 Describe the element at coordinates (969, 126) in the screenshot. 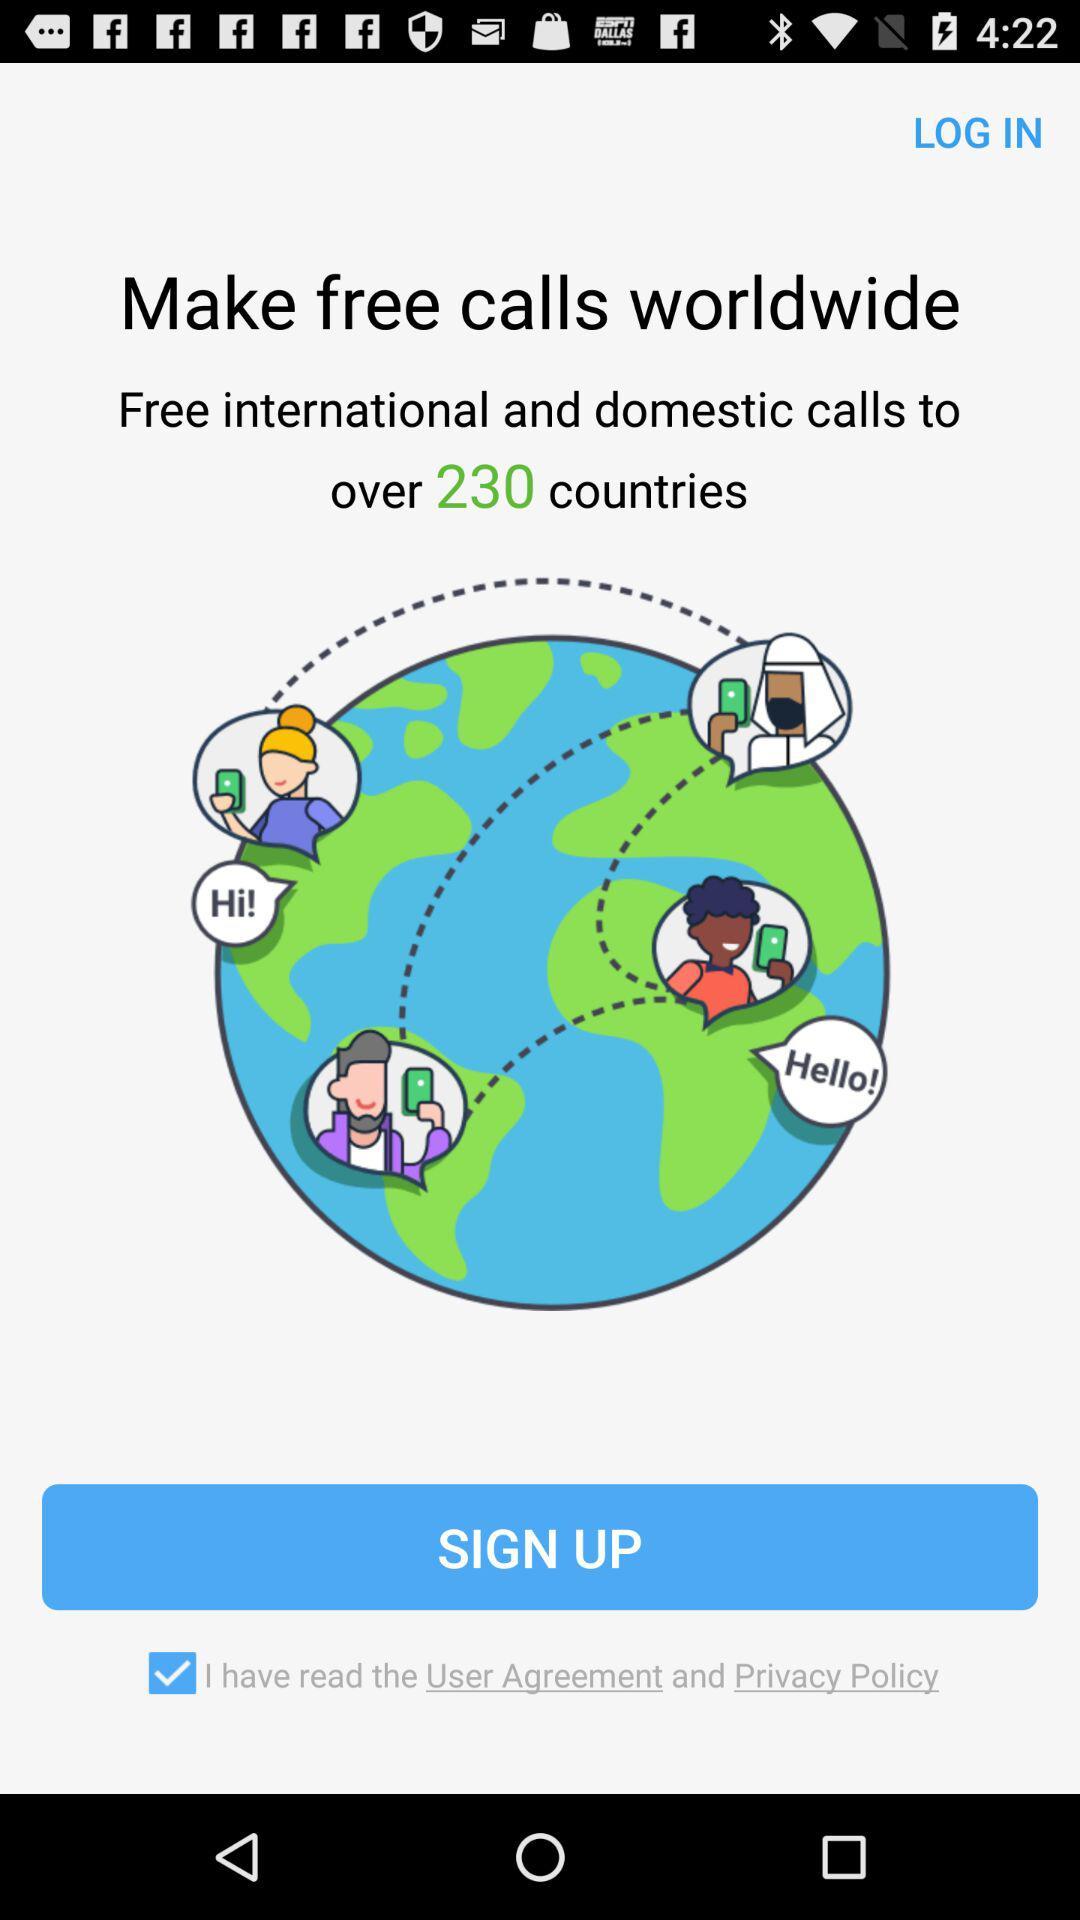

I see `the log in icon` at that location.